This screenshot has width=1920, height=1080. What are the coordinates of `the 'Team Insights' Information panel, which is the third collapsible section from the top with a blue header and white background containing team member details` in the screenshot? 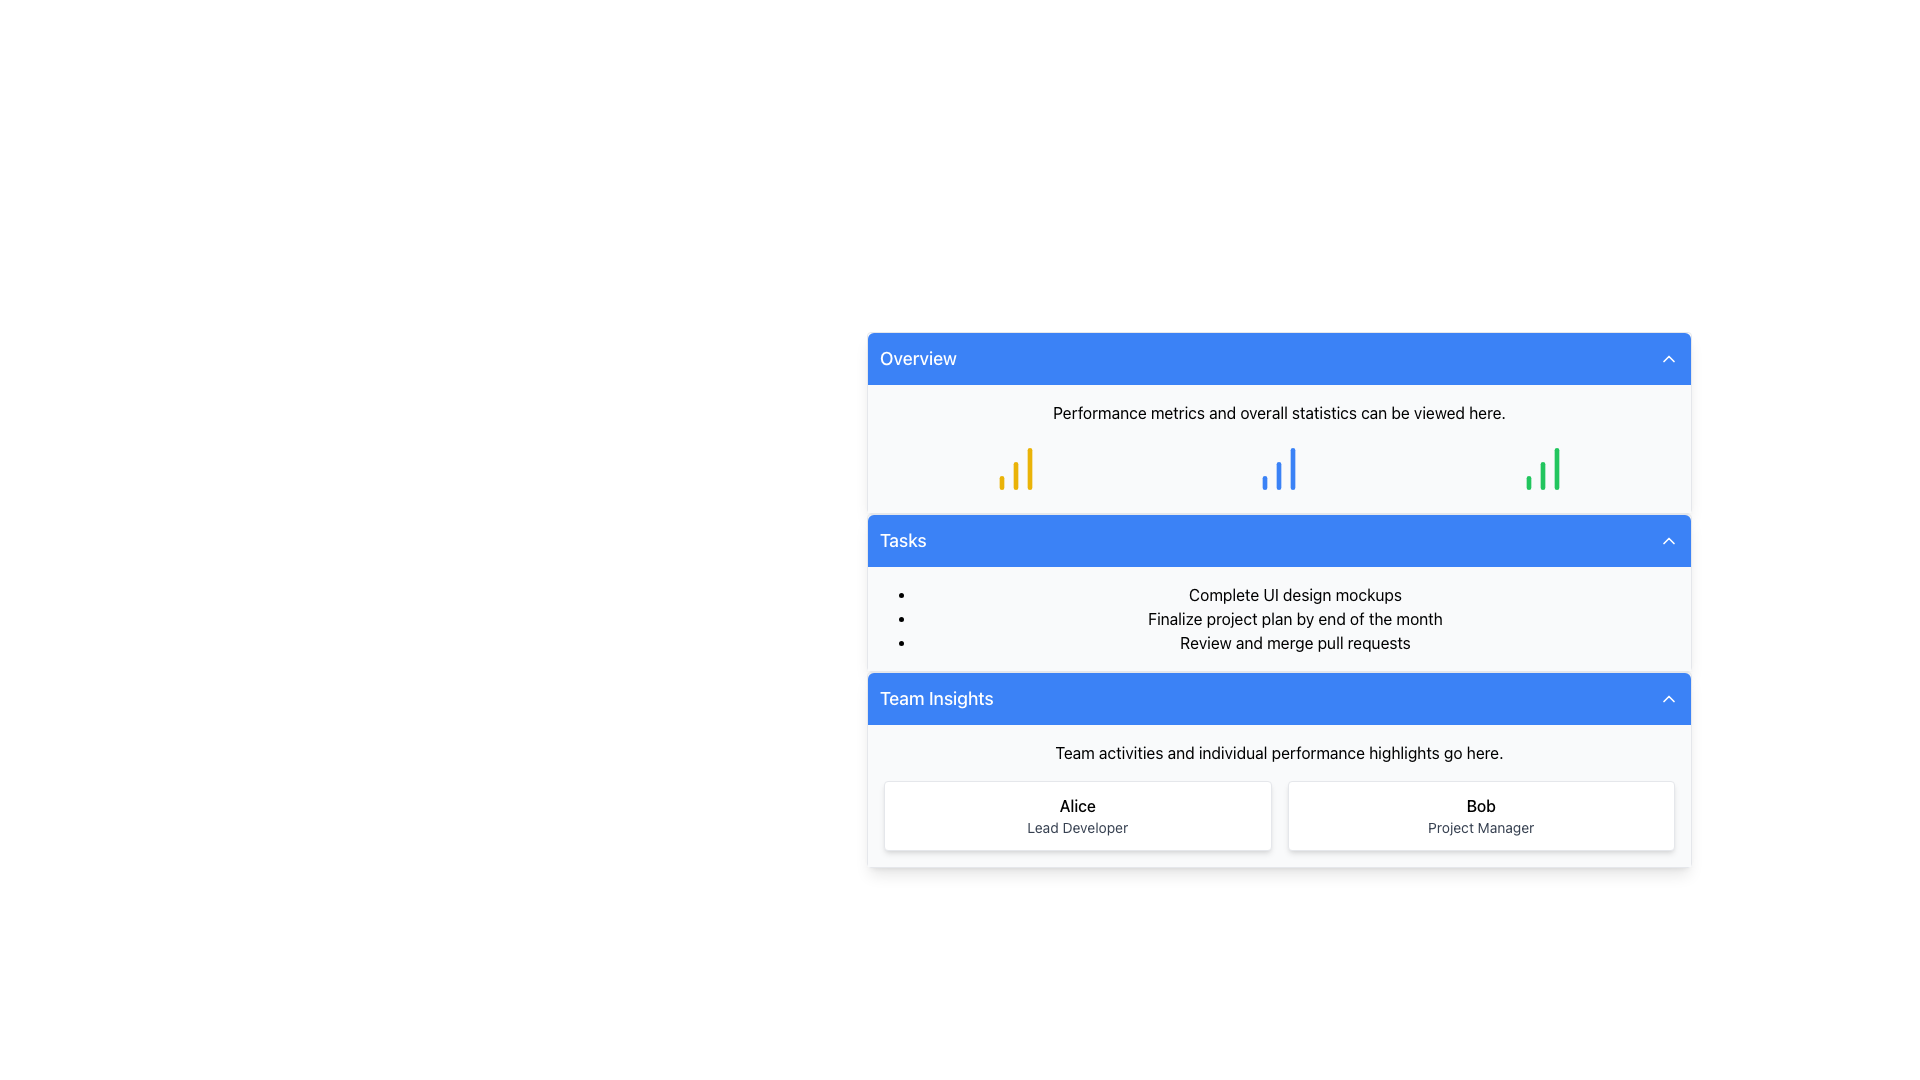 It's located at (1278, 769).